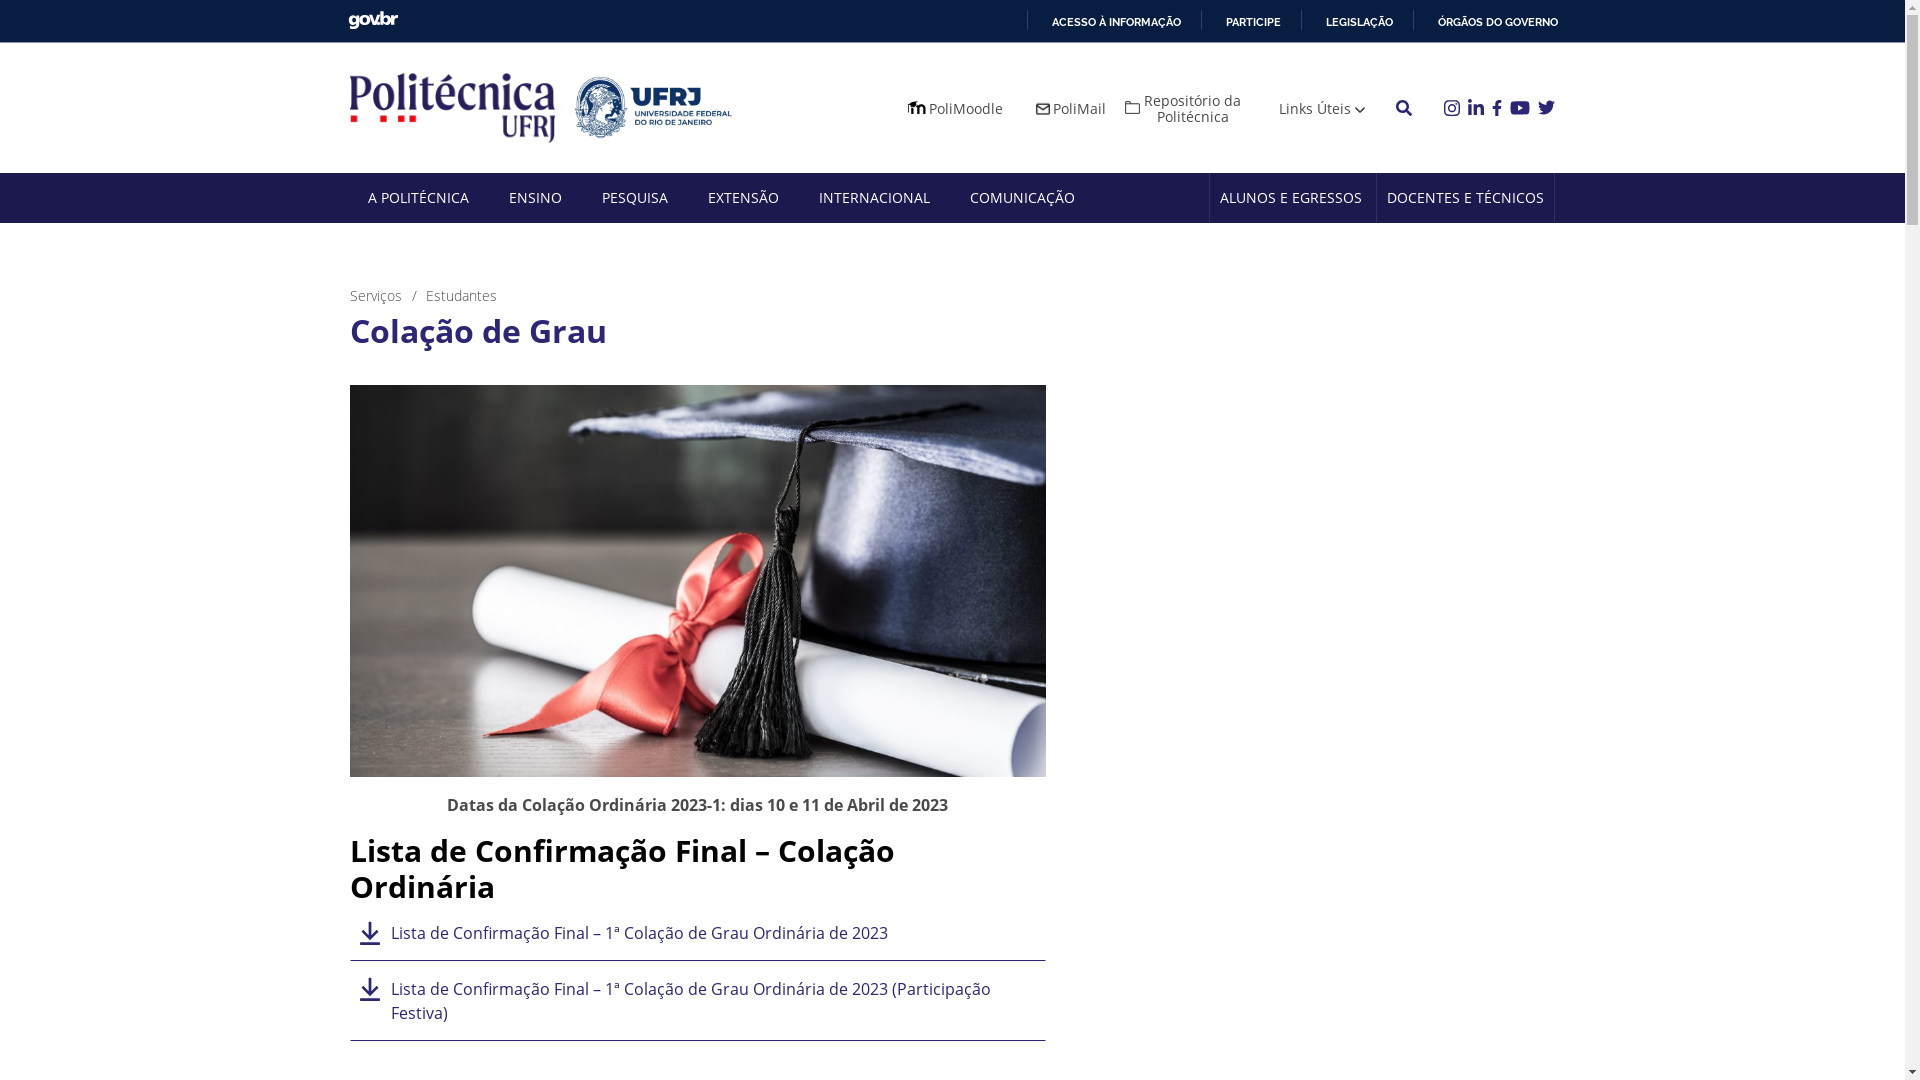 The image size is (1920, 1080). Describe the element at coordinates (873, 197) in the screenshot. I see `'INTERNACIONAL'` at that location.